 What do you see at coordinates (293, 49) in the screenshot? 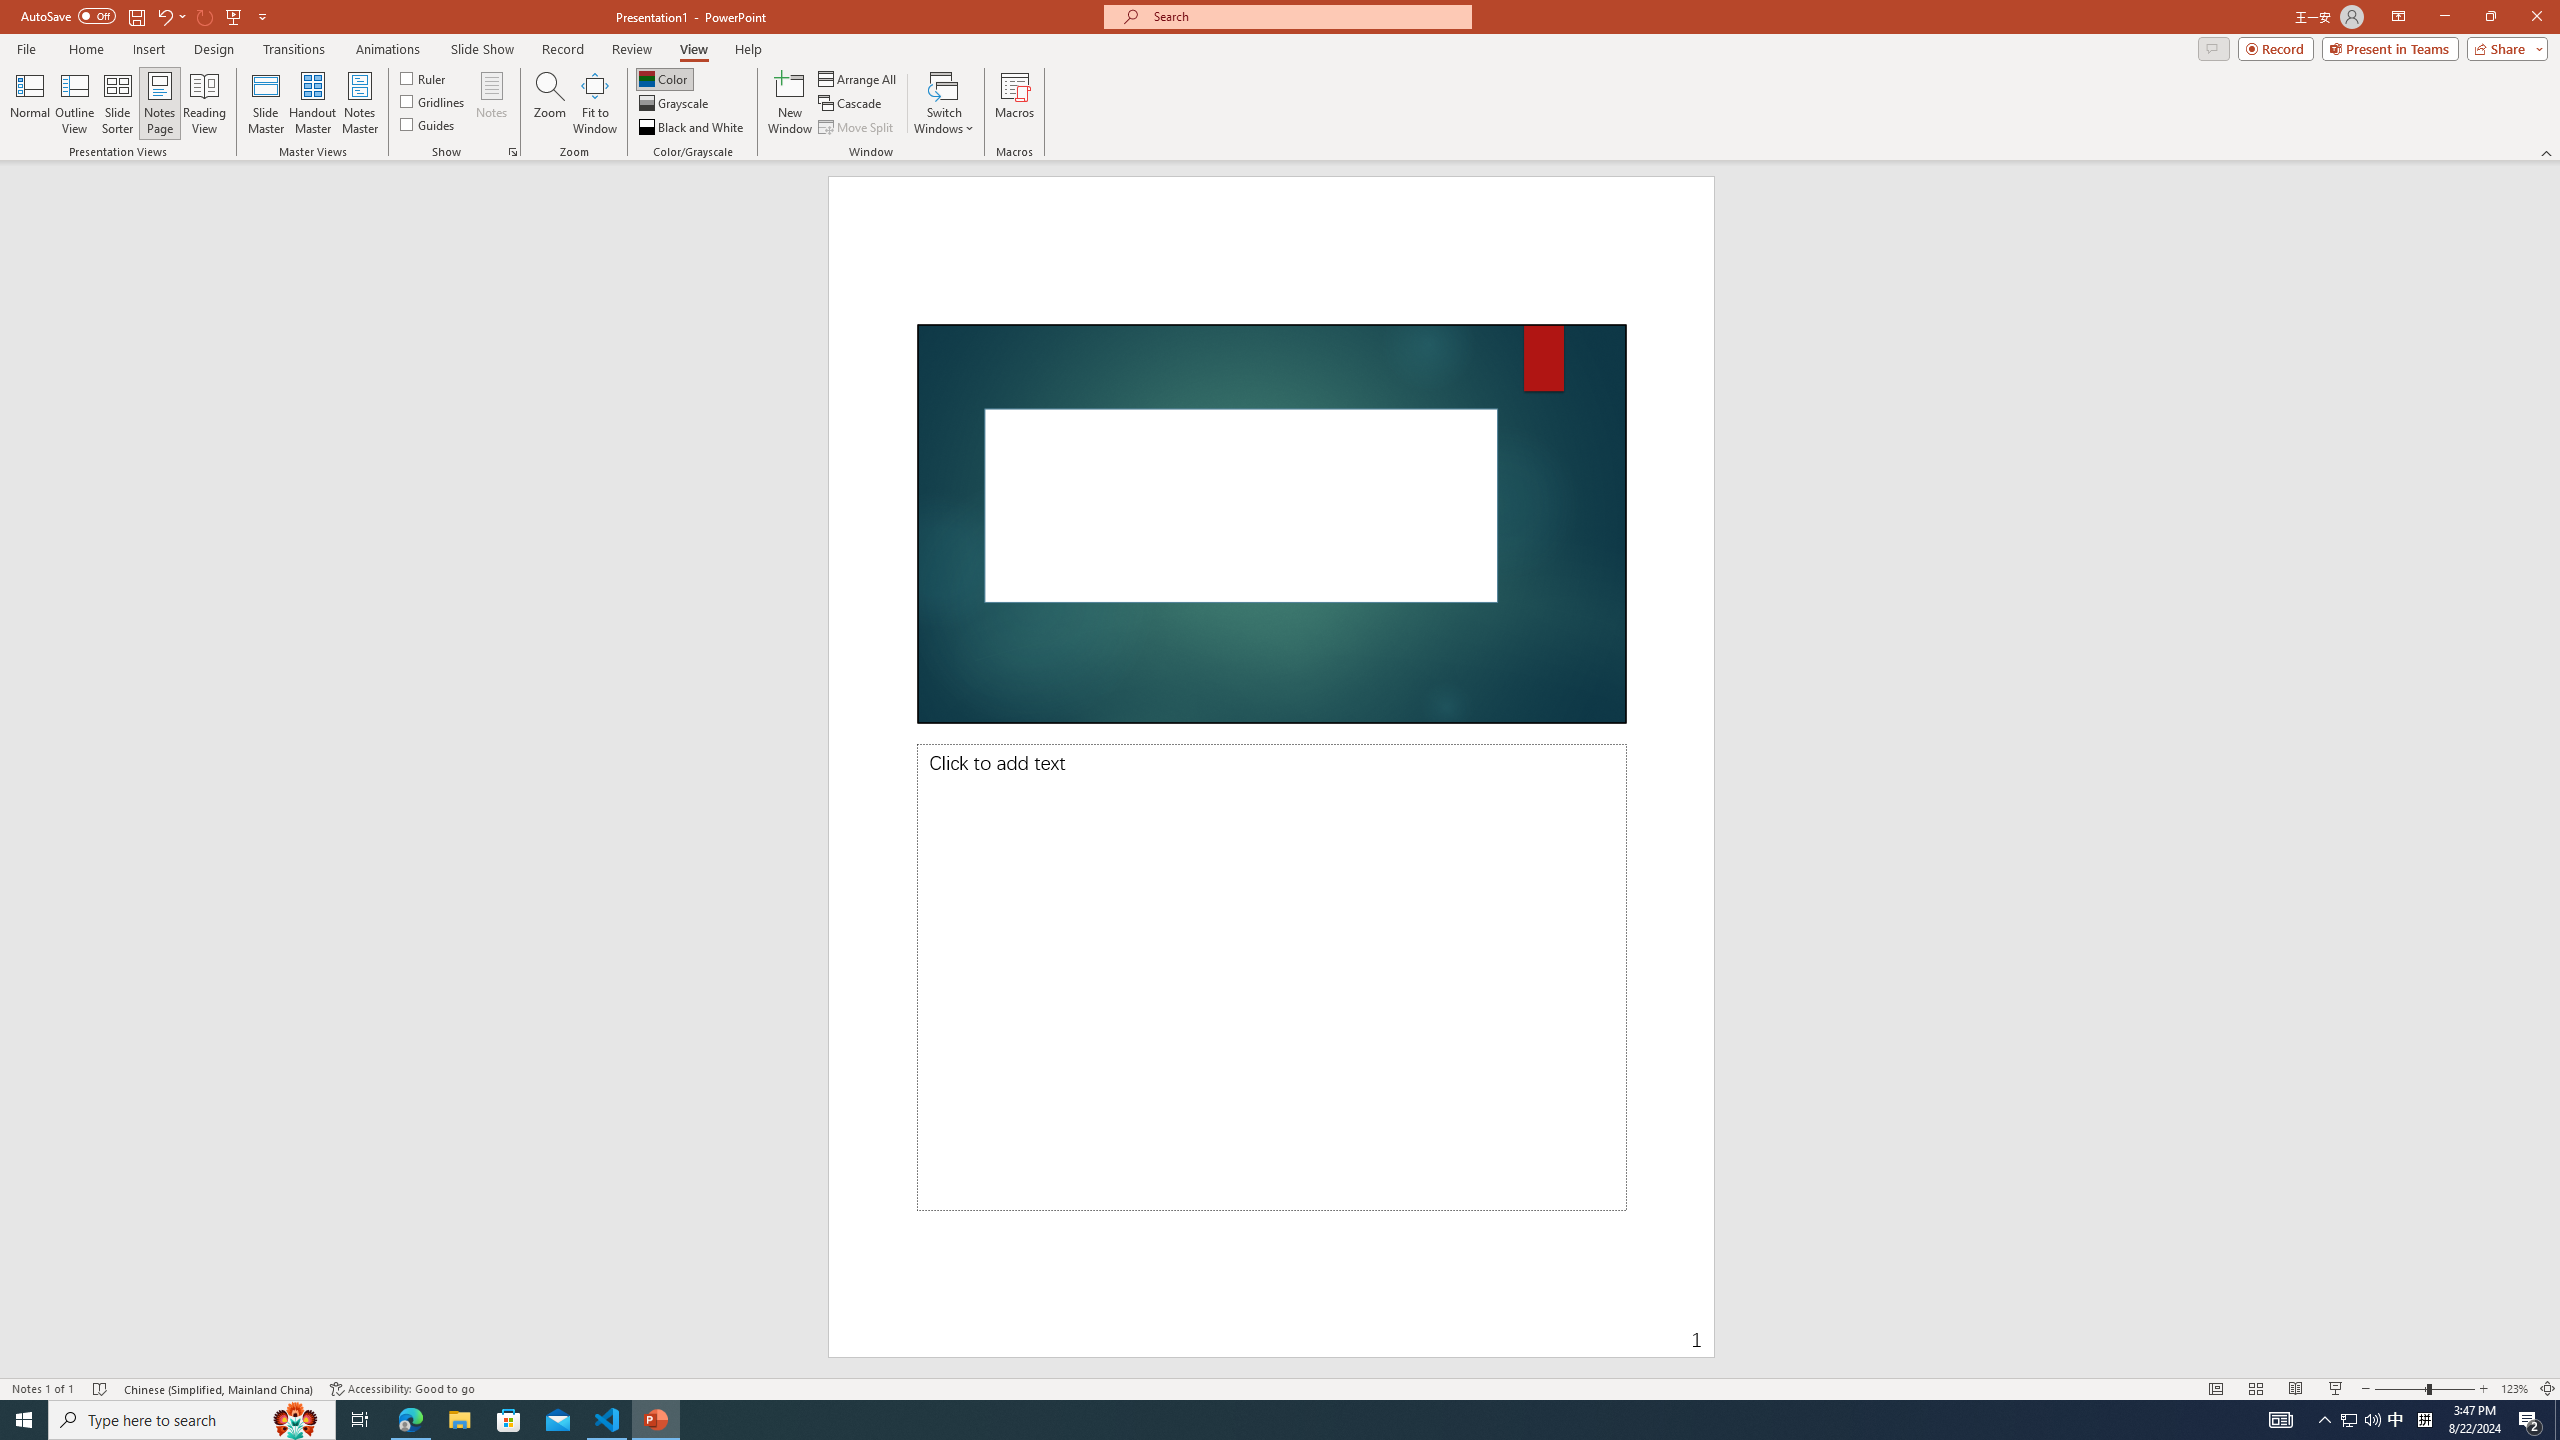
I see `'Transitions'` at bounding box center [293, 49].